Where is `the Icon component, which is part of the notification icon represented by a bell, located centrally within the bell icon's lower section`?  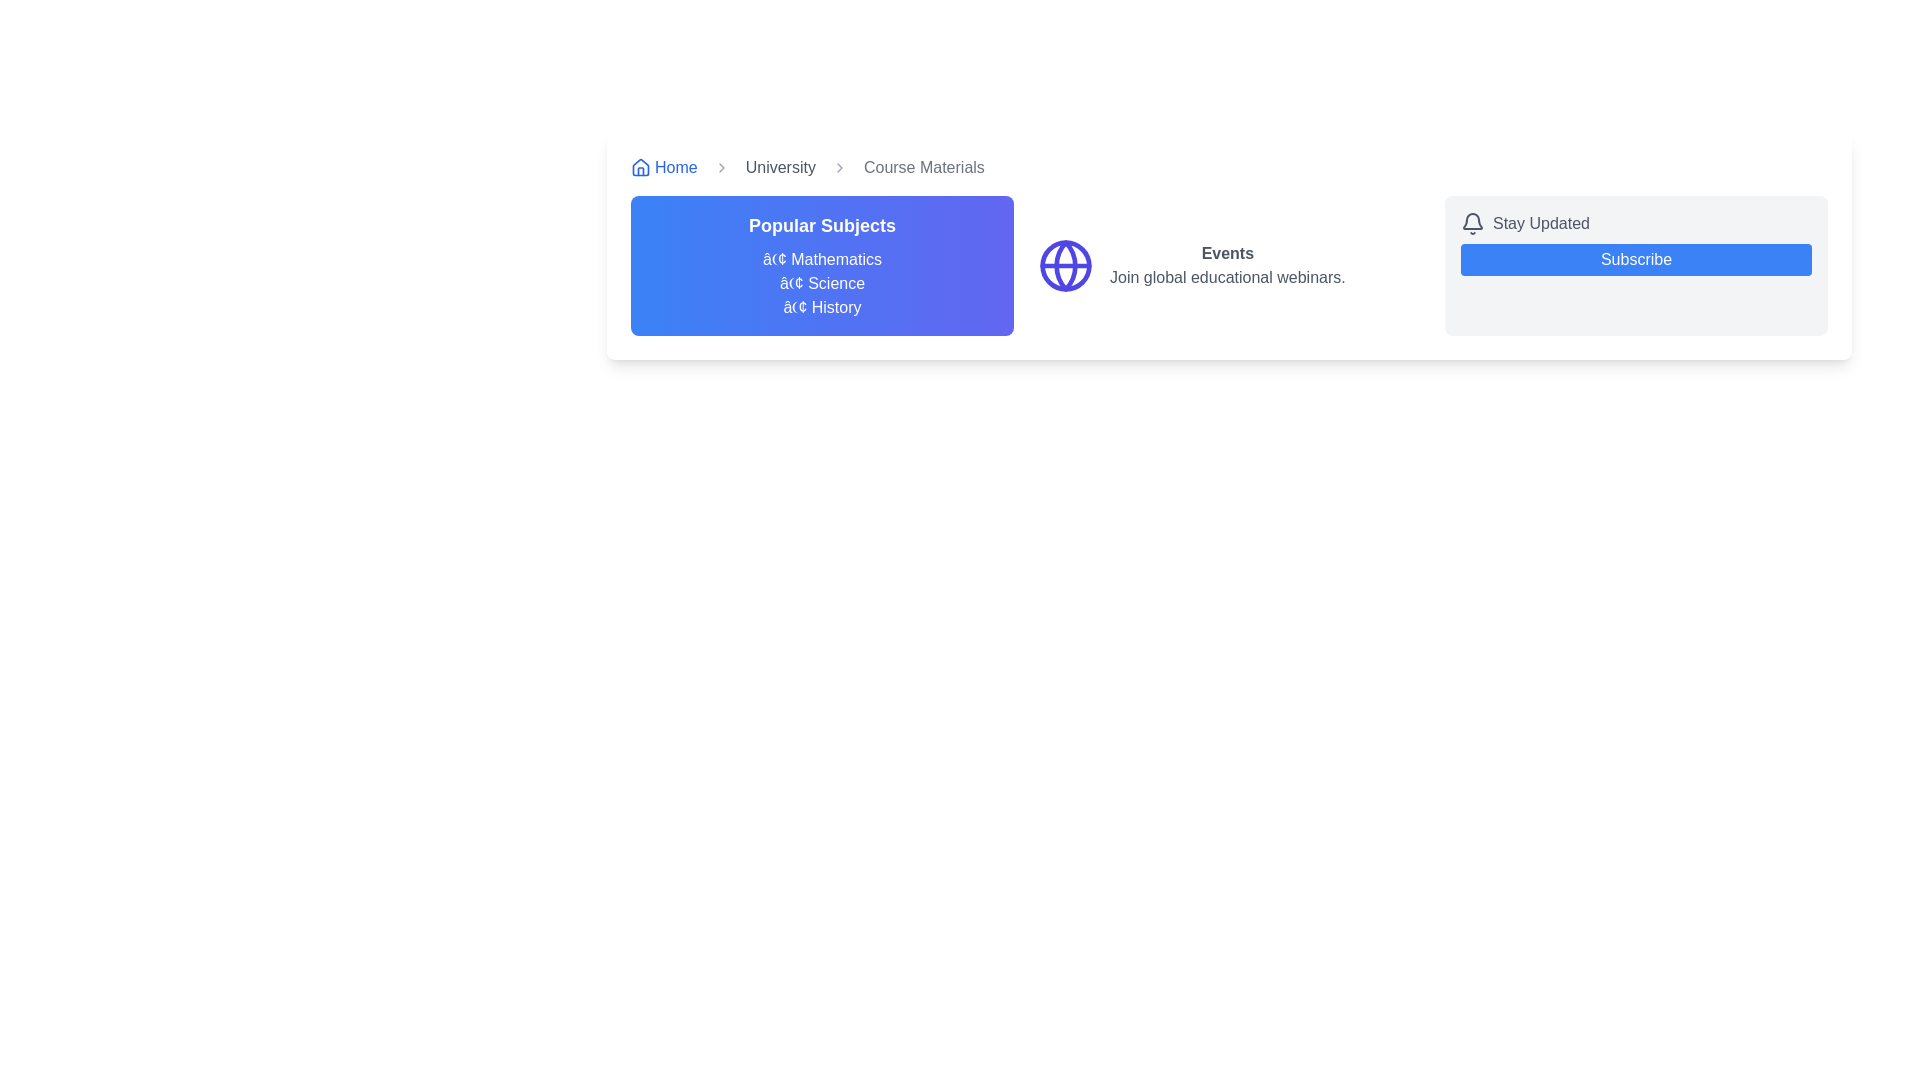
the Icon component, which is part of the notification icon represented by a bell, located centrally within the bell icon's lower section is located at coordinates (1473, 221).